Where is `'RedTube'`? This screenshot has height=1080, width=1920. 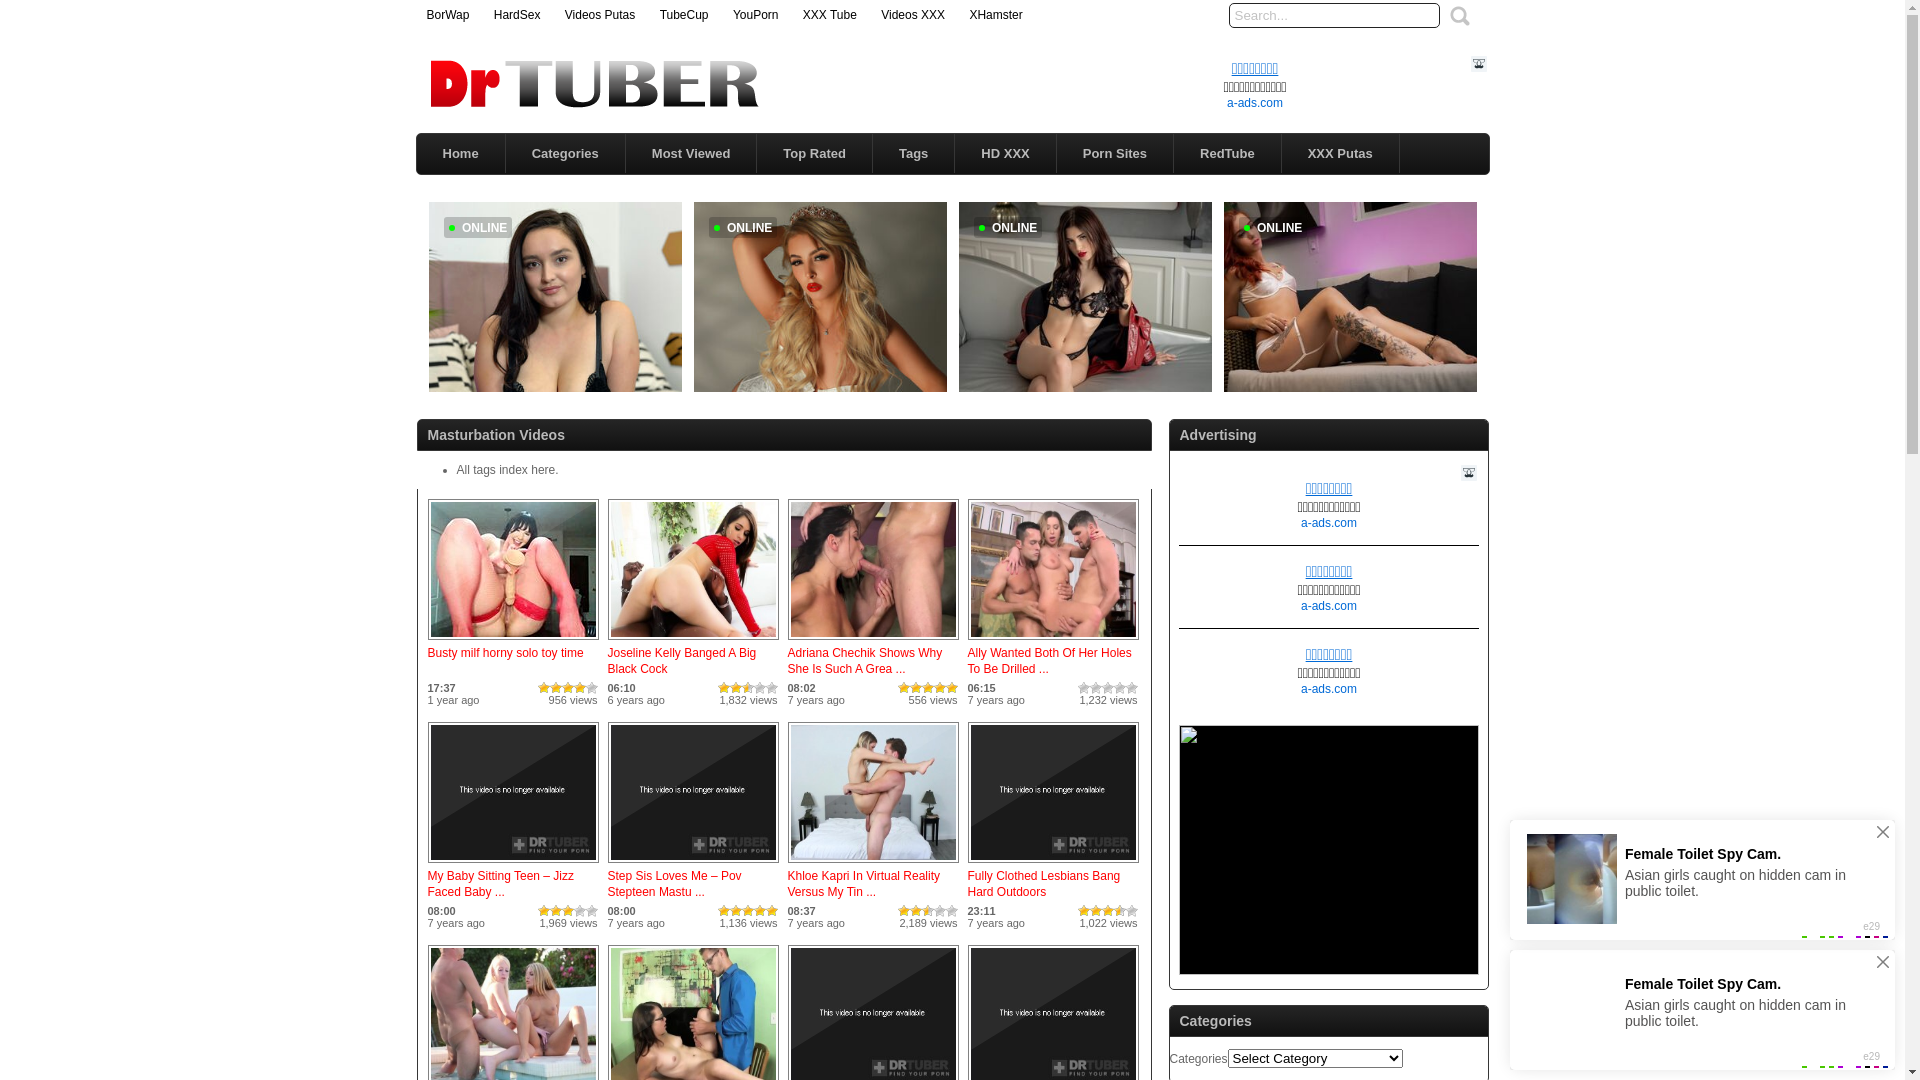 'RedTube' is located at coordinates (1174, 152).